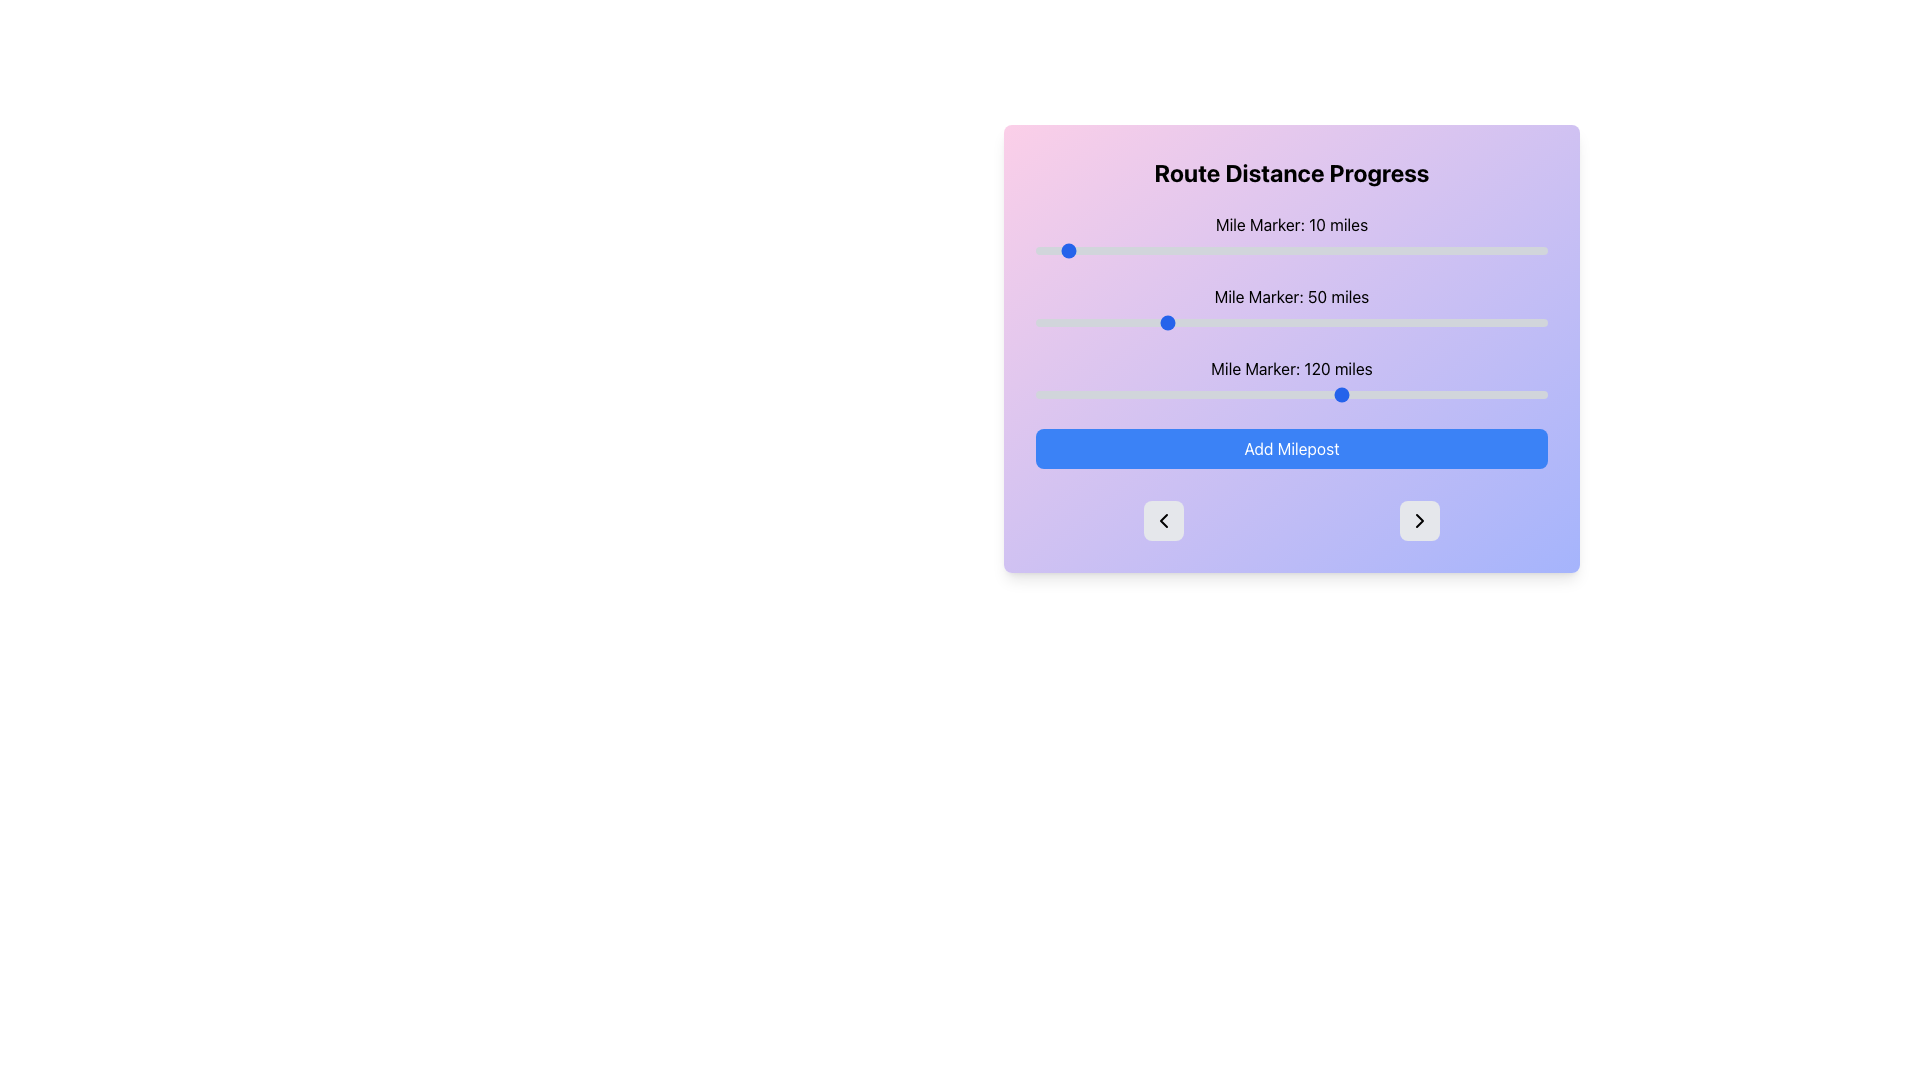 This screenshot has width=1920, height=1080. I want to click on the label 'Mile Marker: 50 miles', so click(1291, 308).